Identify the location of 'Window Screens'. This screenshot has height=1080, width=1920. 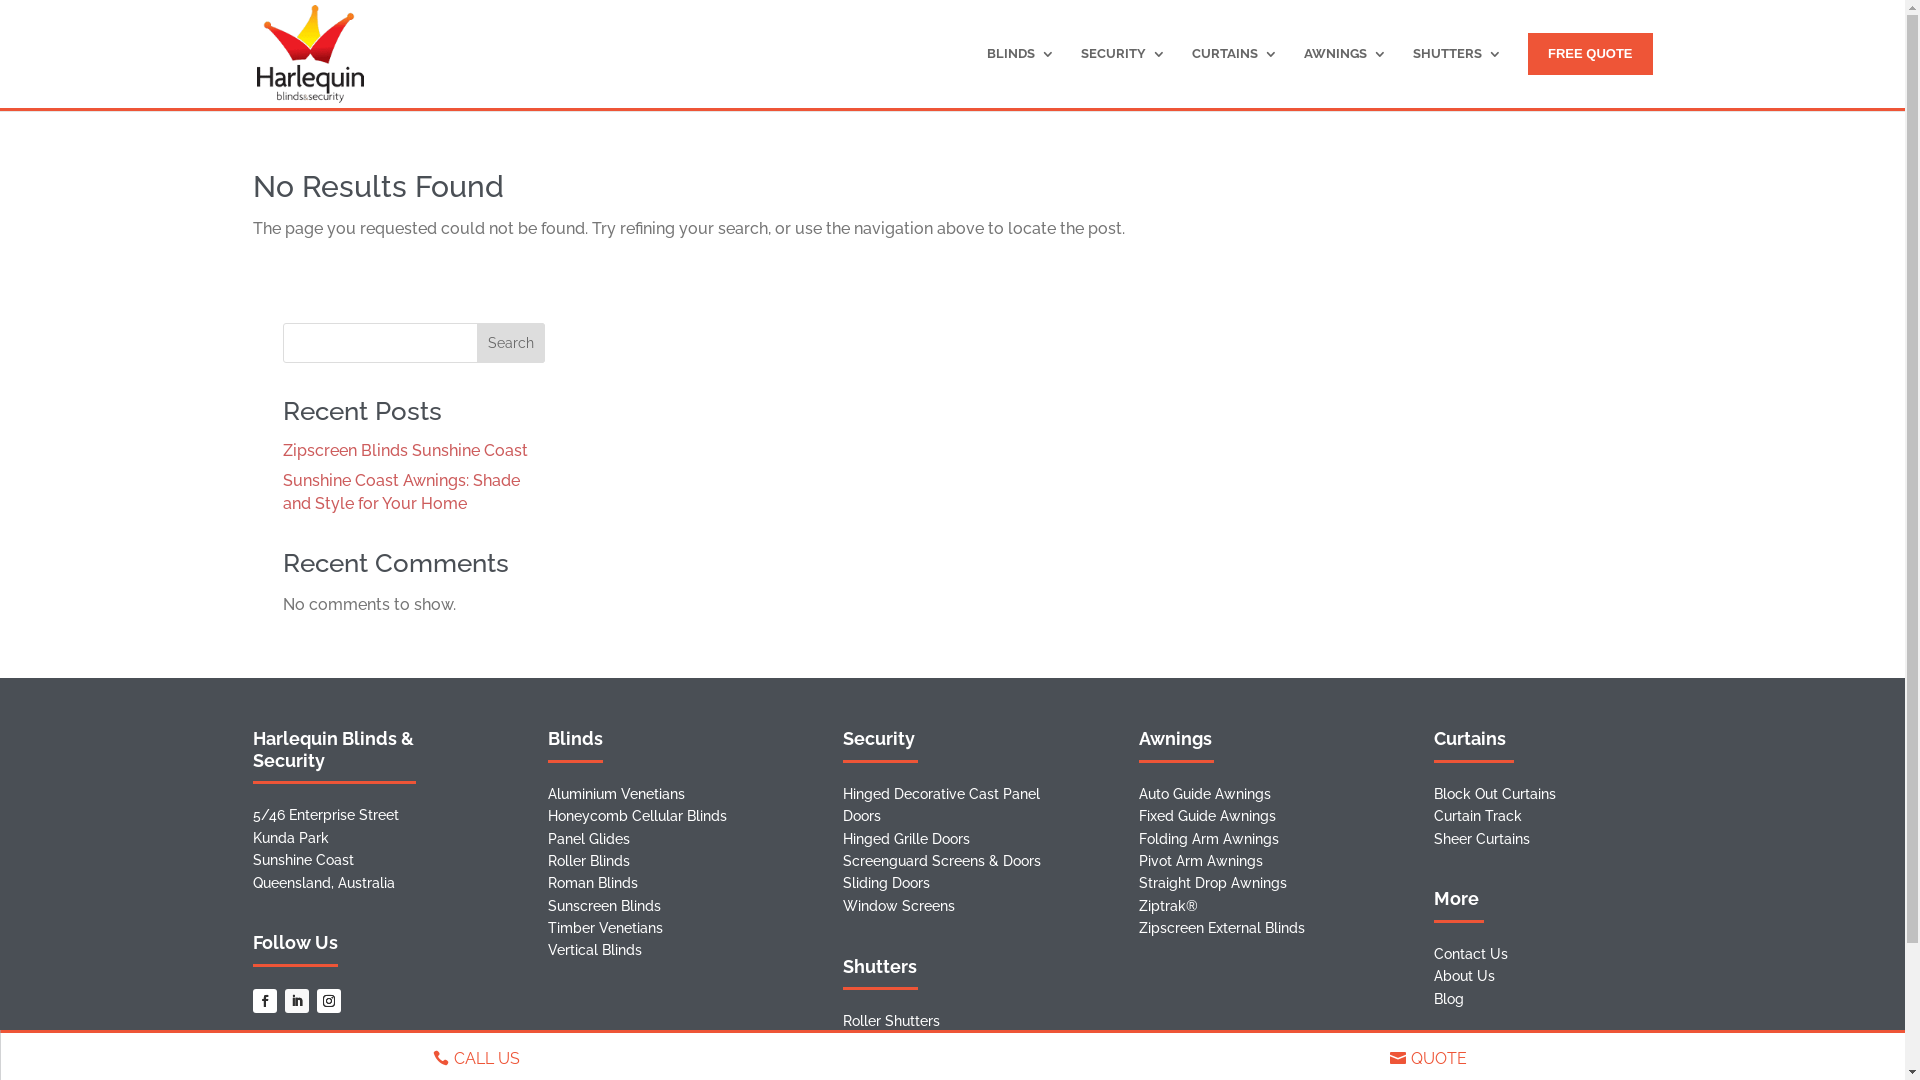
(897, 906).